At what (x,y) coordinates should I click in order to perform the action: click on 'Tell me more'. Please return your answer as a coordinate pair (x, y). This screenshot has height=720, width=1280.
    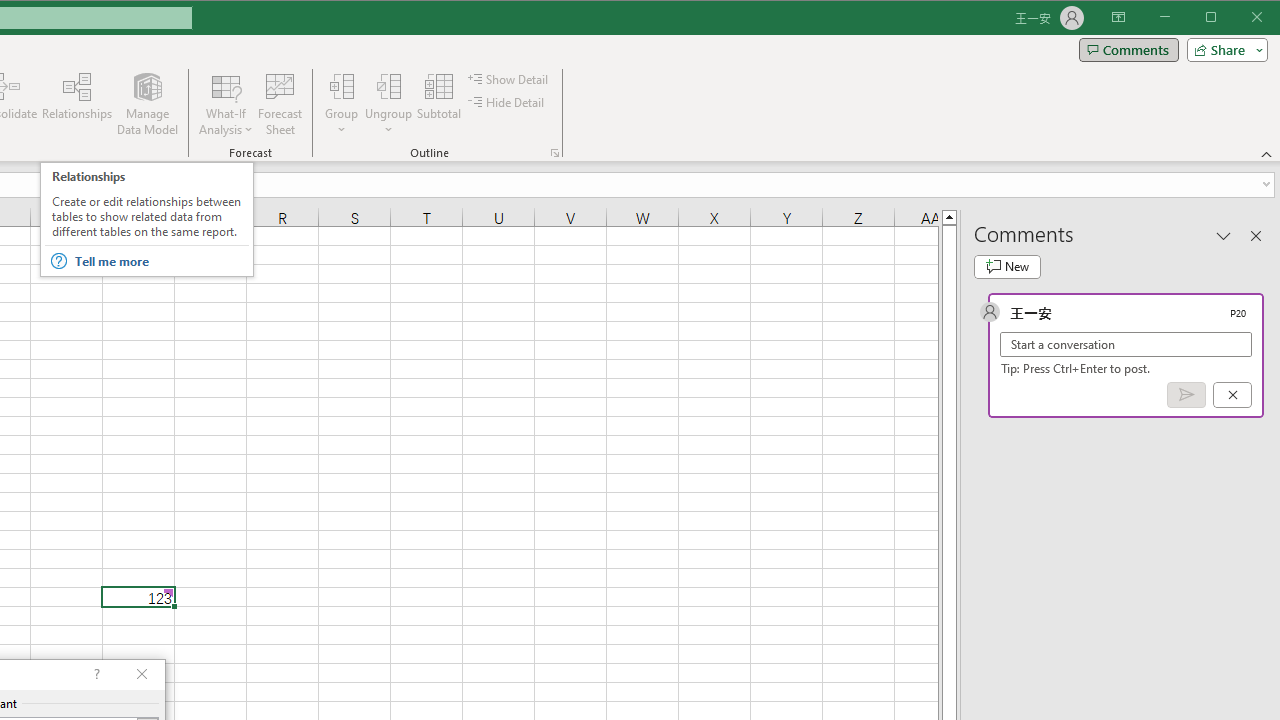
    Looking at the image, I should click on (161, 260).